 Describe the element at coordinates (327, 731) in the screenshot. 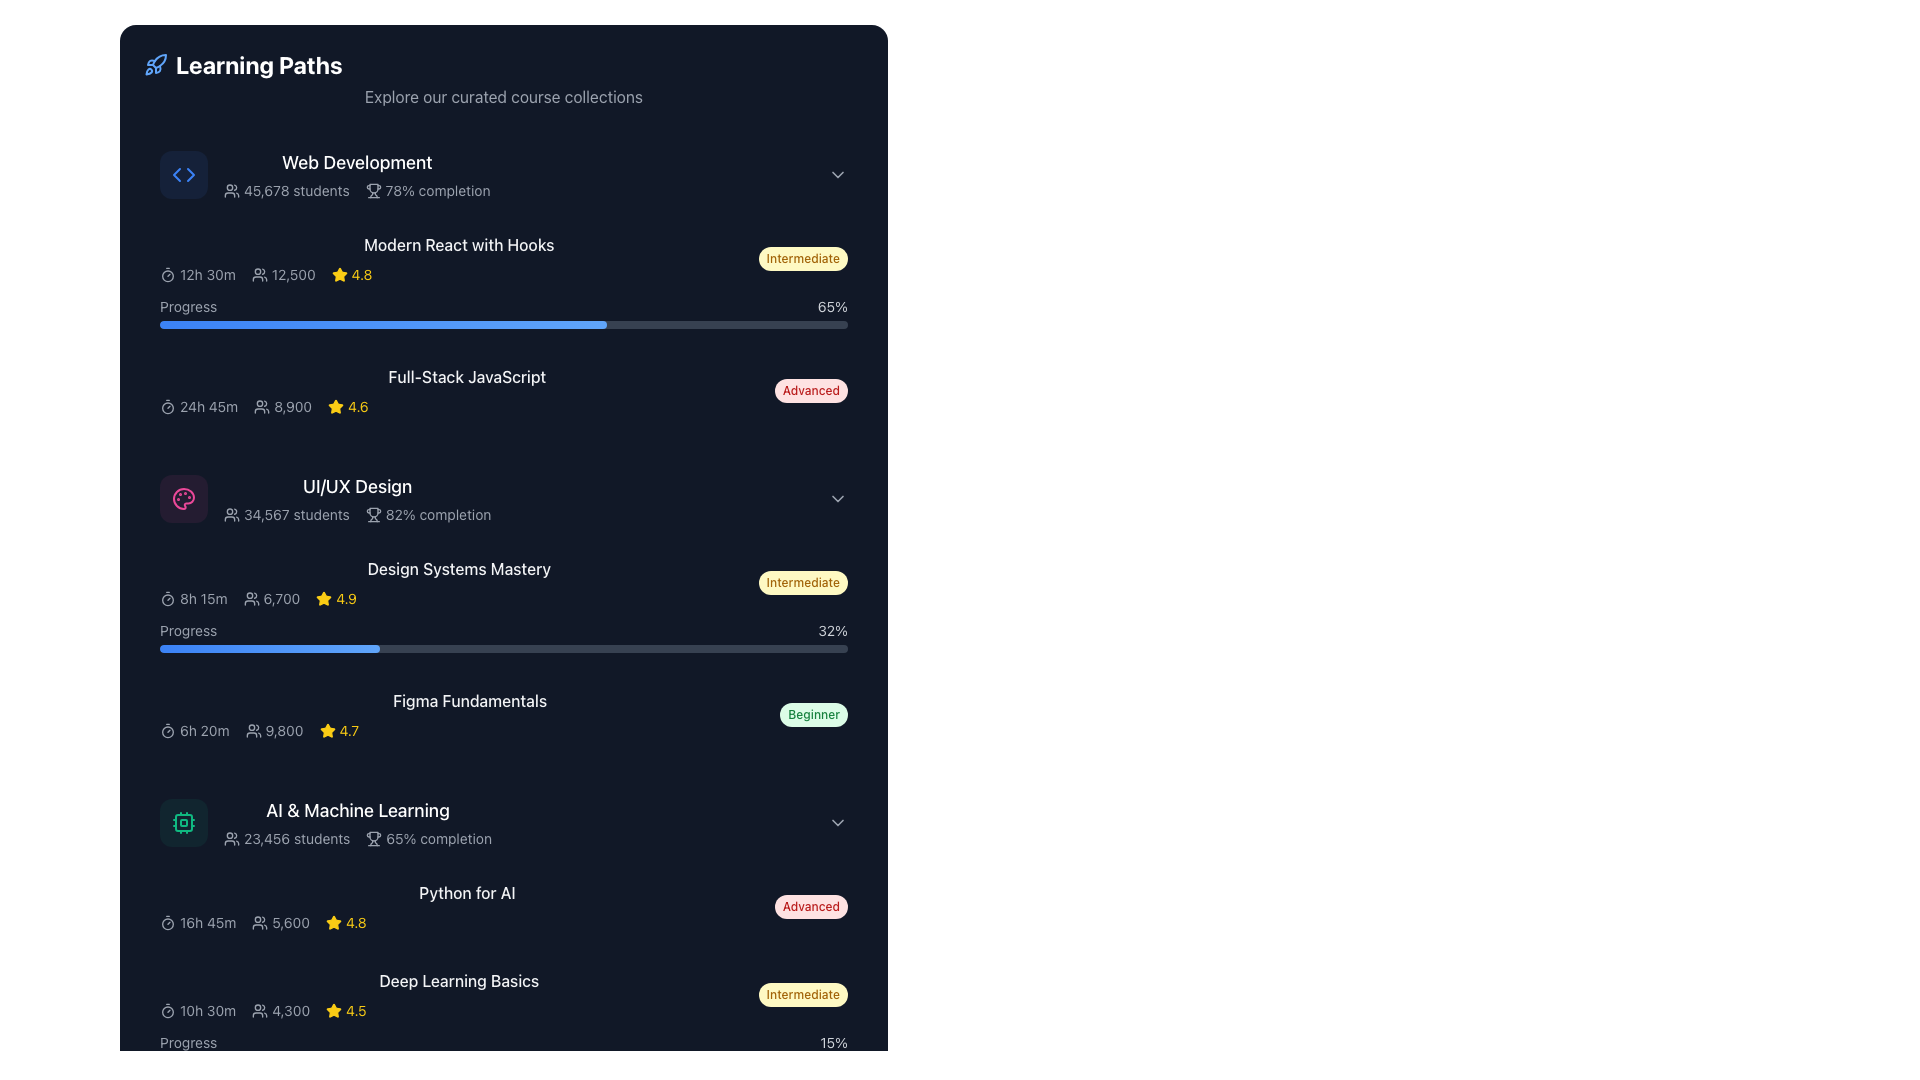

I see `the star icon representing a rating score` at that location.